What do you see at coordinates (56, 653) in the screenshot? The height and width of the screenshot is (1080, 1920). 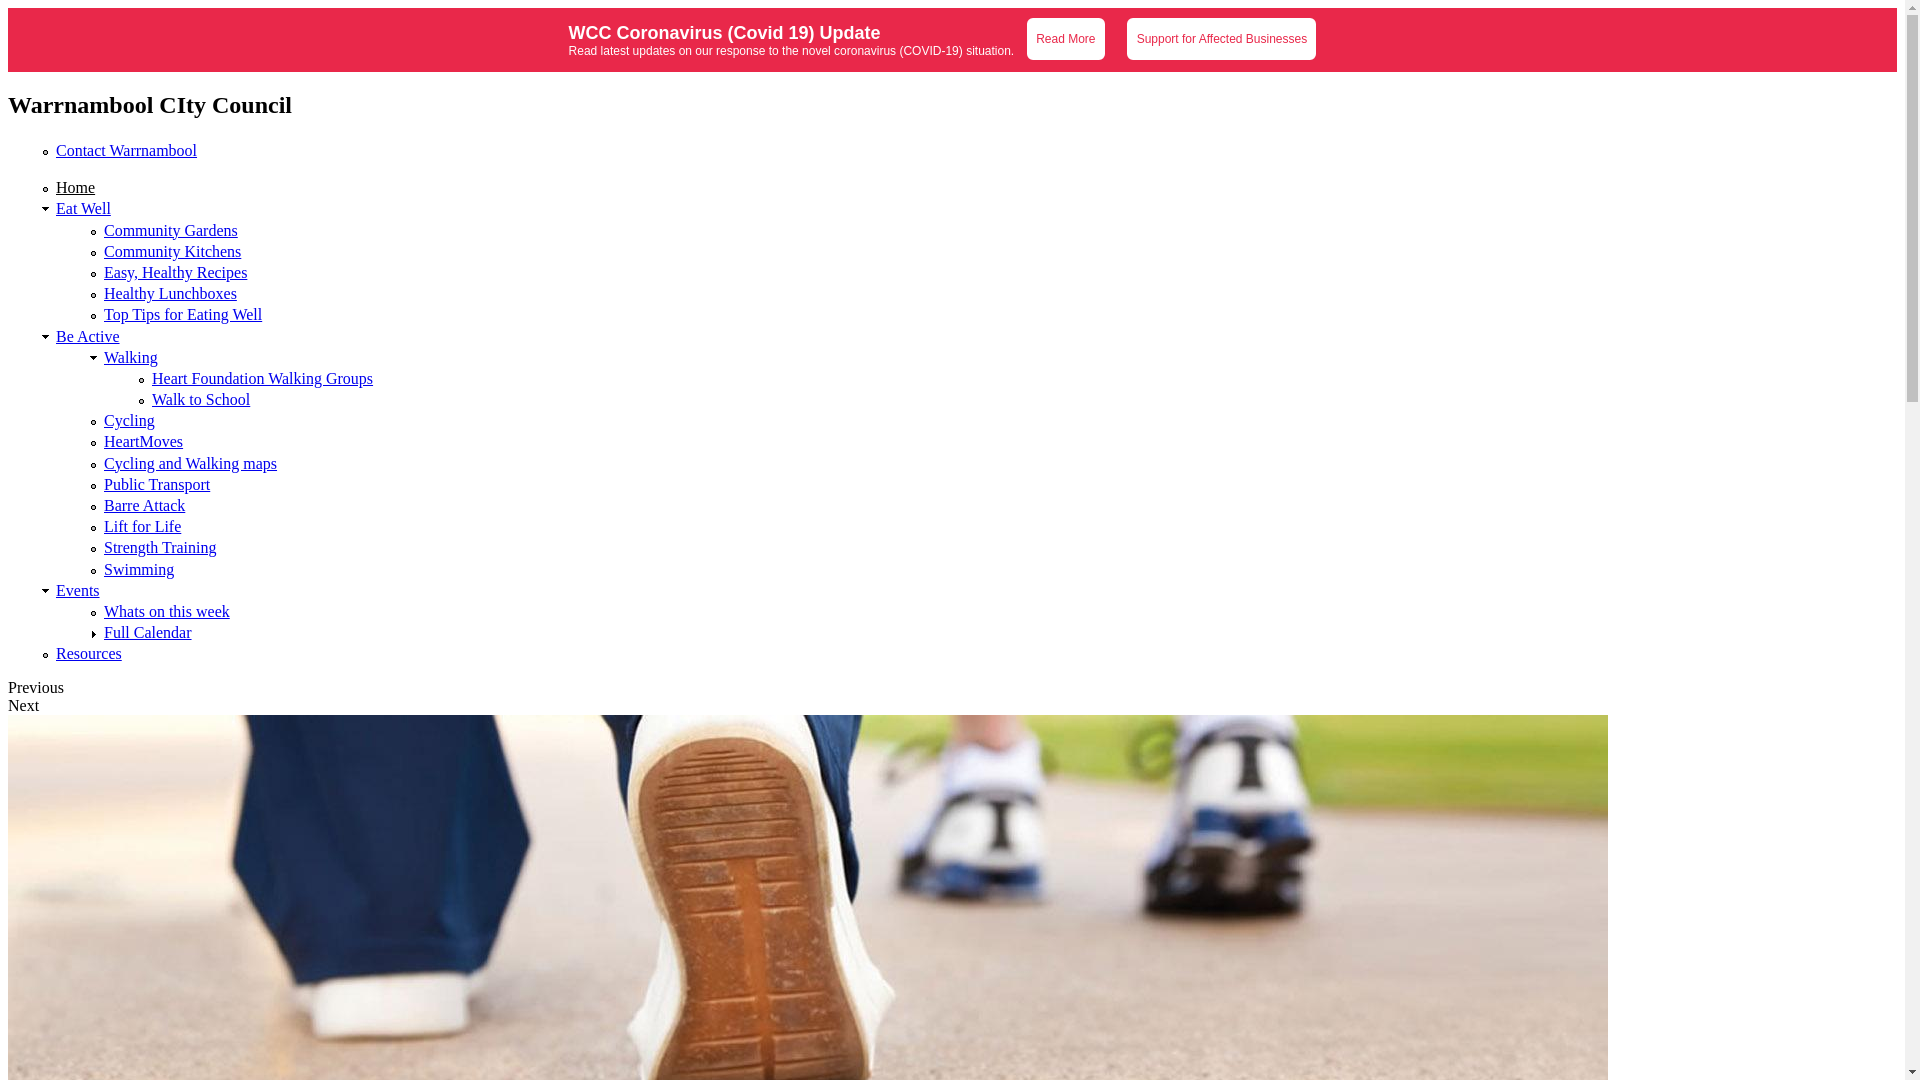 I see `'Resources'` at bounding box center [56, 653].